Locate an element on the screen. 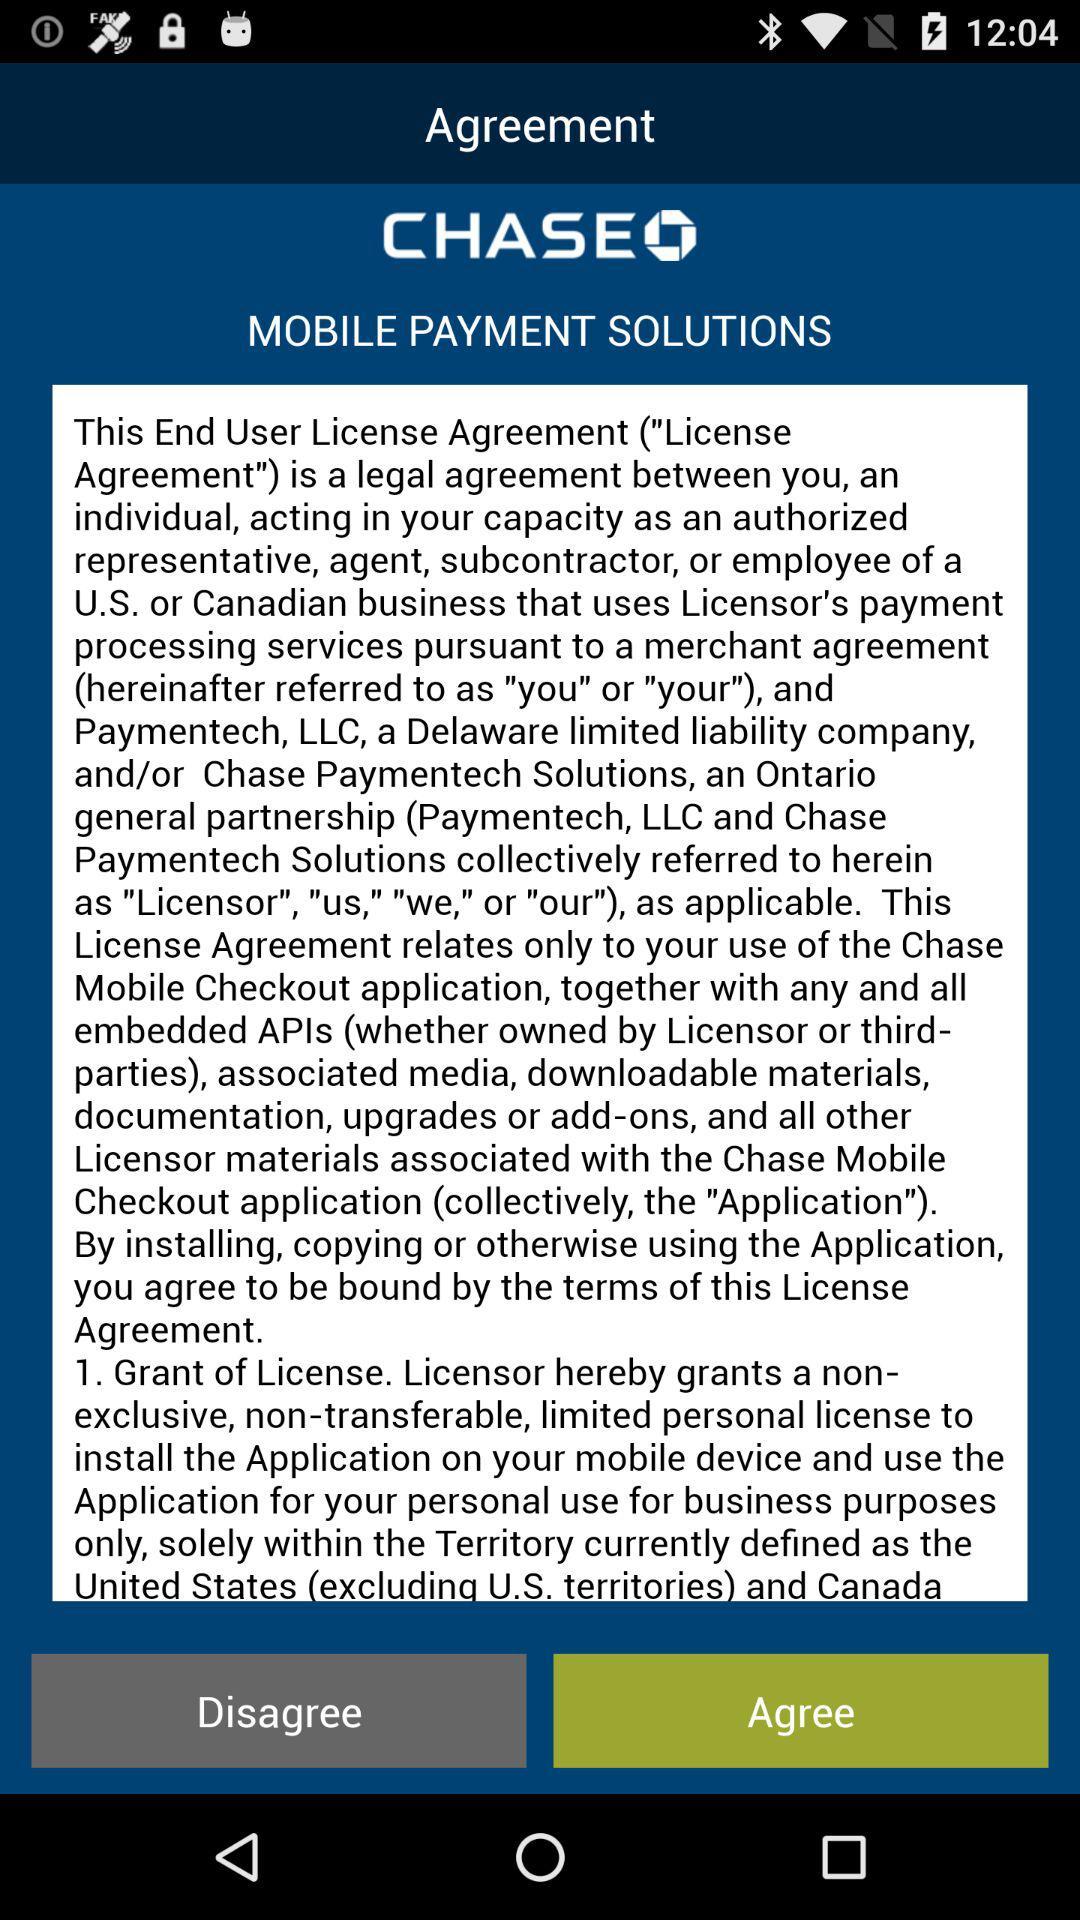  icon at the bottom left corner is located at coordinates (278, 1709).